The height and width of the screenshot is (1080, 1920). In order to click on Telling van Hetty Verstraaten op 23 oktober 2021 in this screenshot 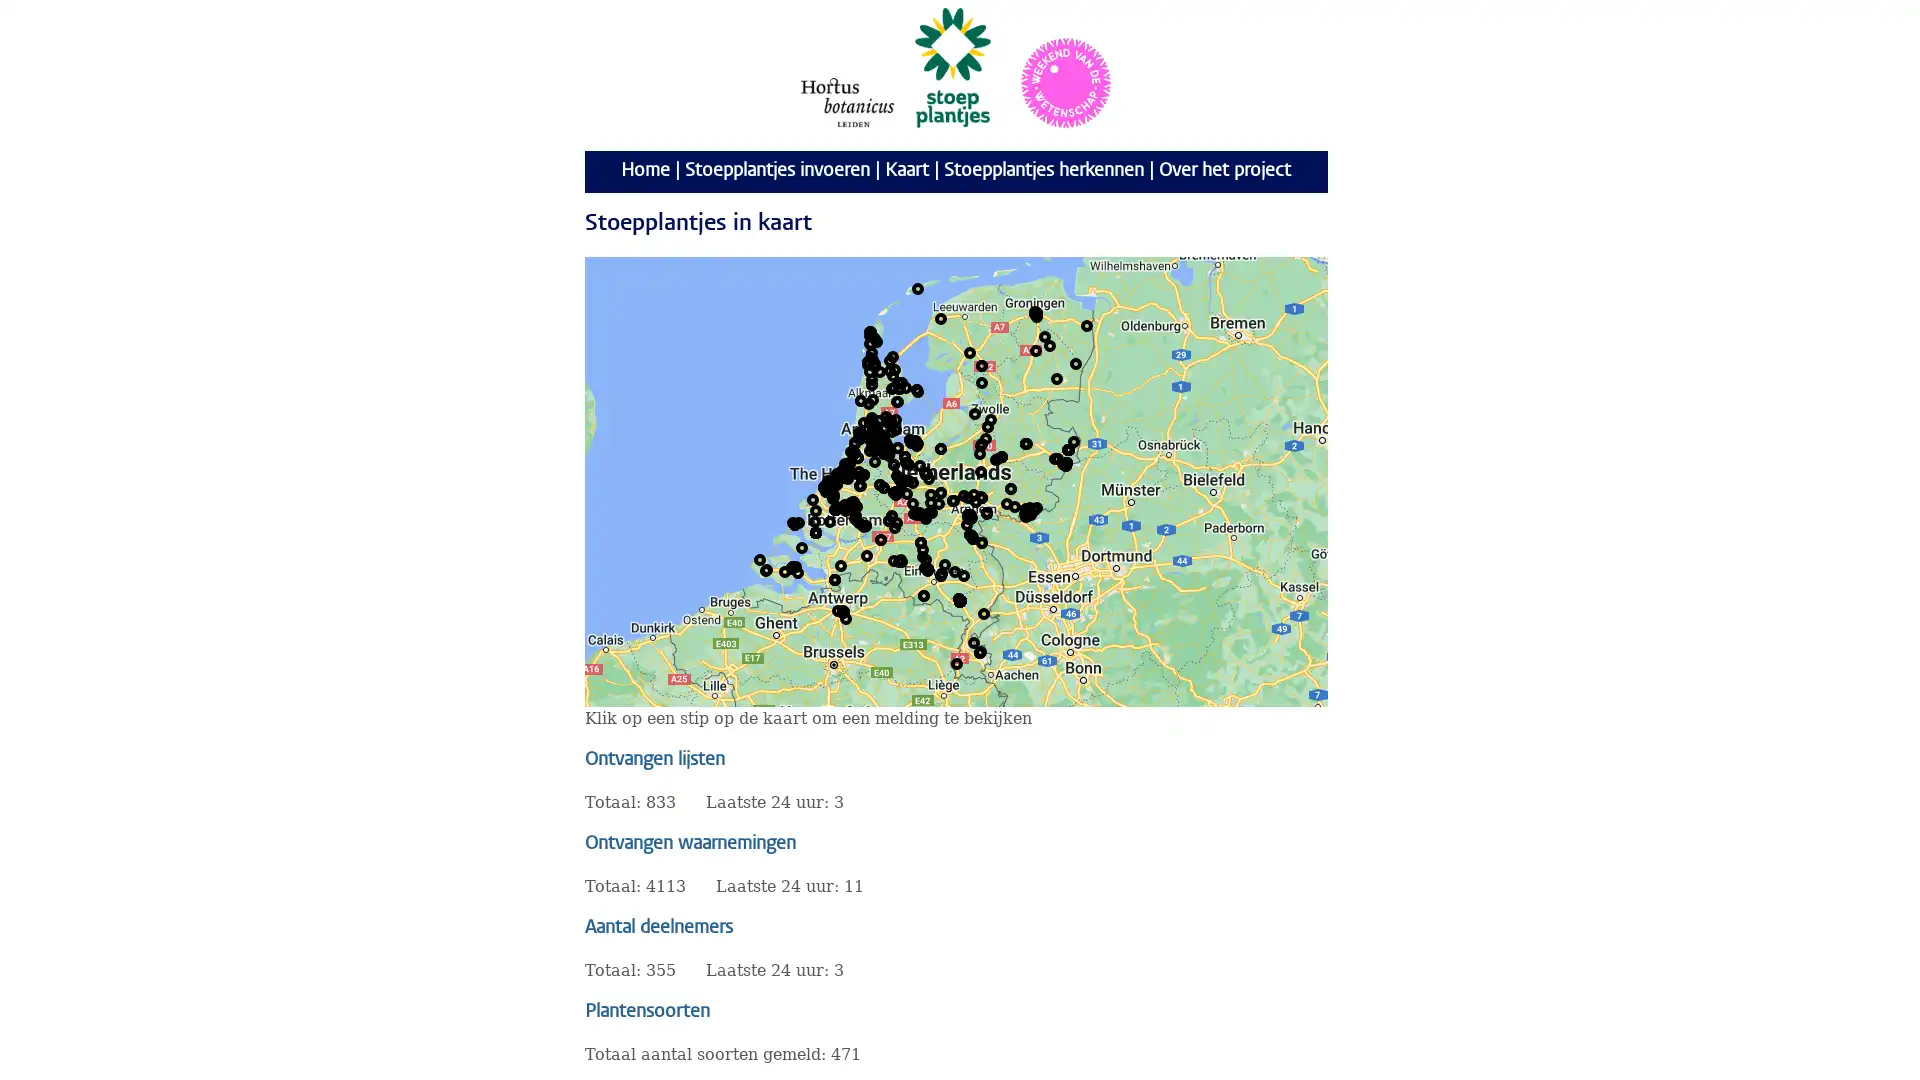, I will do `click(985, 437)`.